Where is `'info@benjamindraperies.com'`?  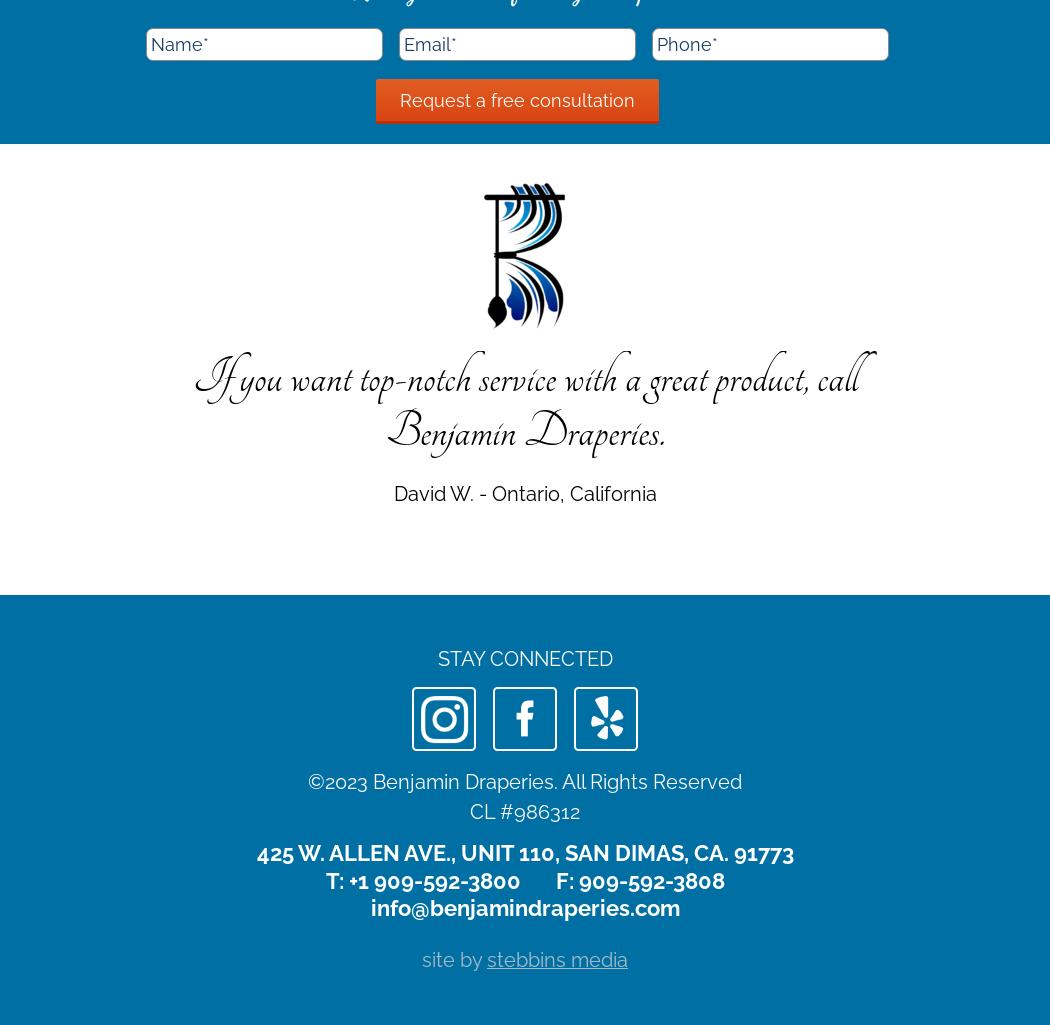 'info@benjamindraperies.com' is located at coordinates (523, 907).